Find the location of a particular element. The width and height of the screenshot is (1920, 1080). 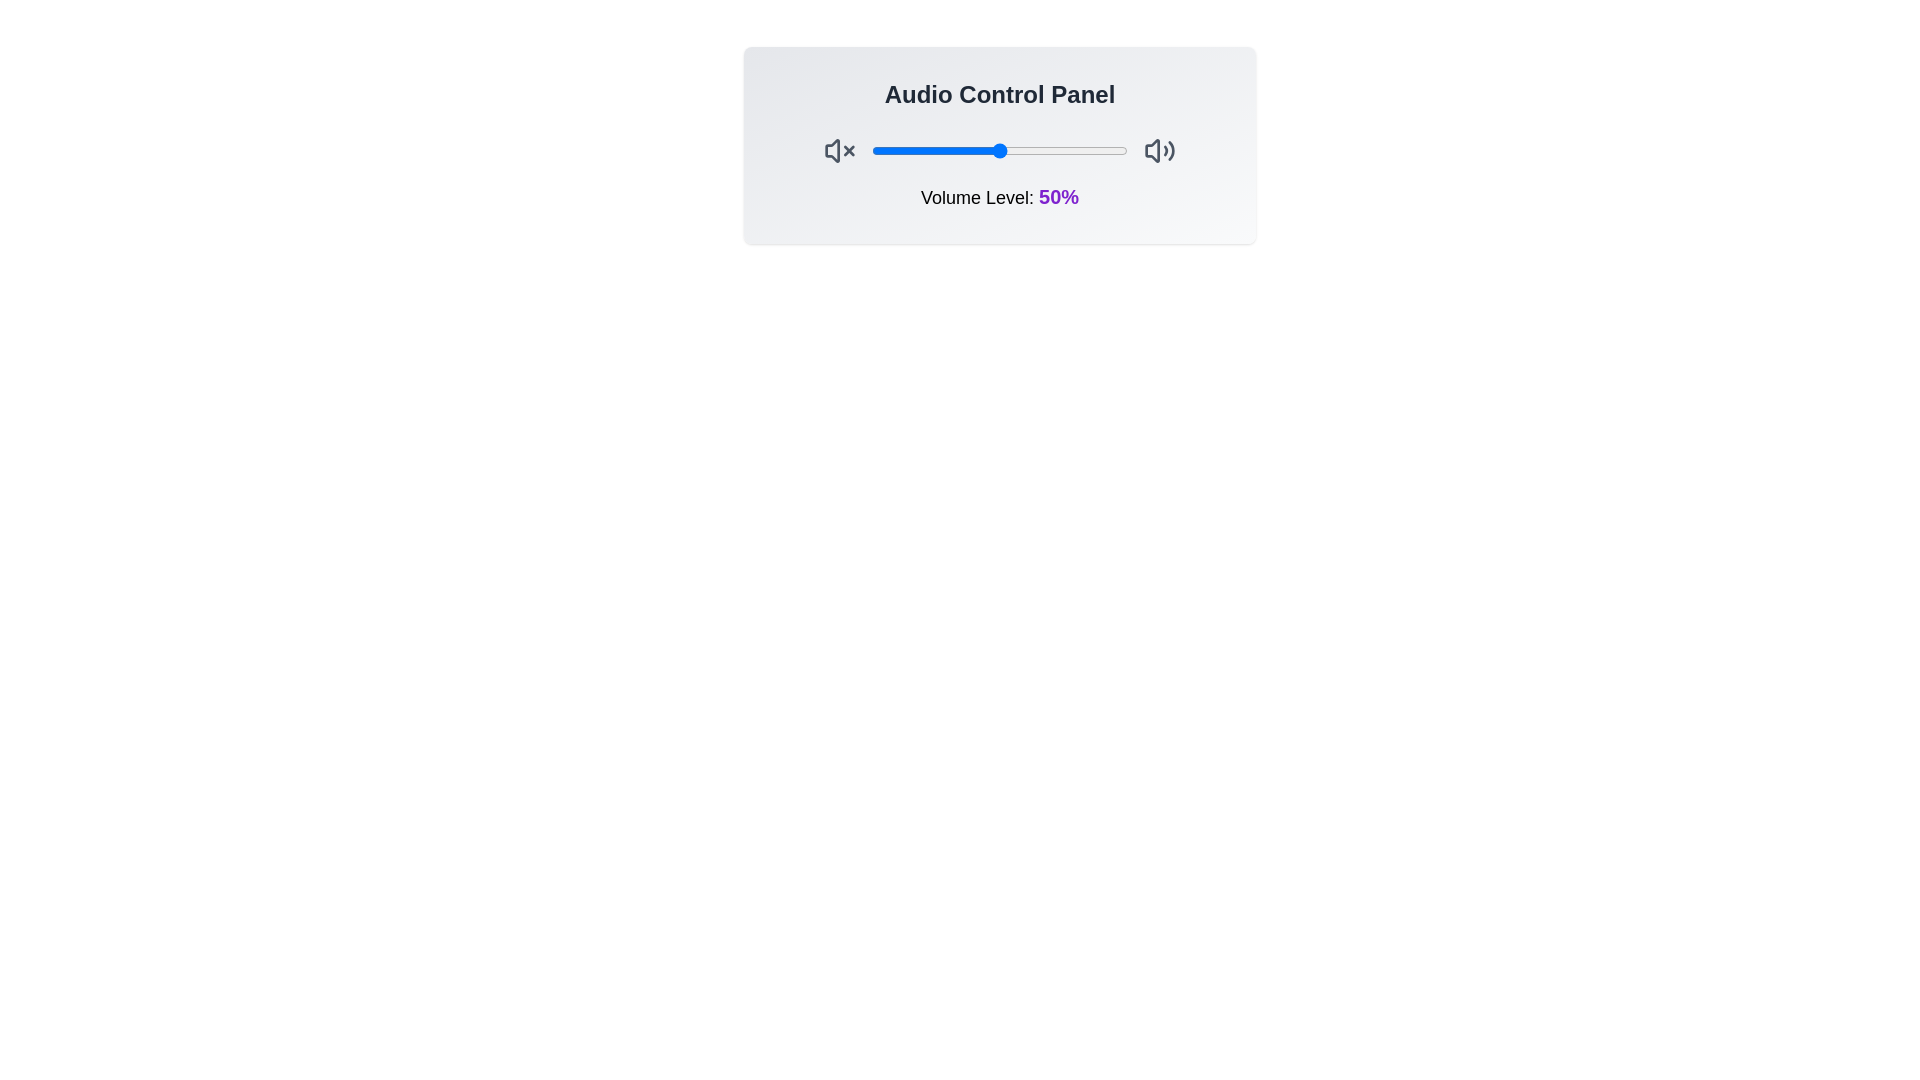

the text label displaying the current volume level value, which is part of the text block reading 'Volume Level: 50%', positioned to the right of 'Volume Level:' and centered beneath the volume slider is located at coordinates (1058, 196).